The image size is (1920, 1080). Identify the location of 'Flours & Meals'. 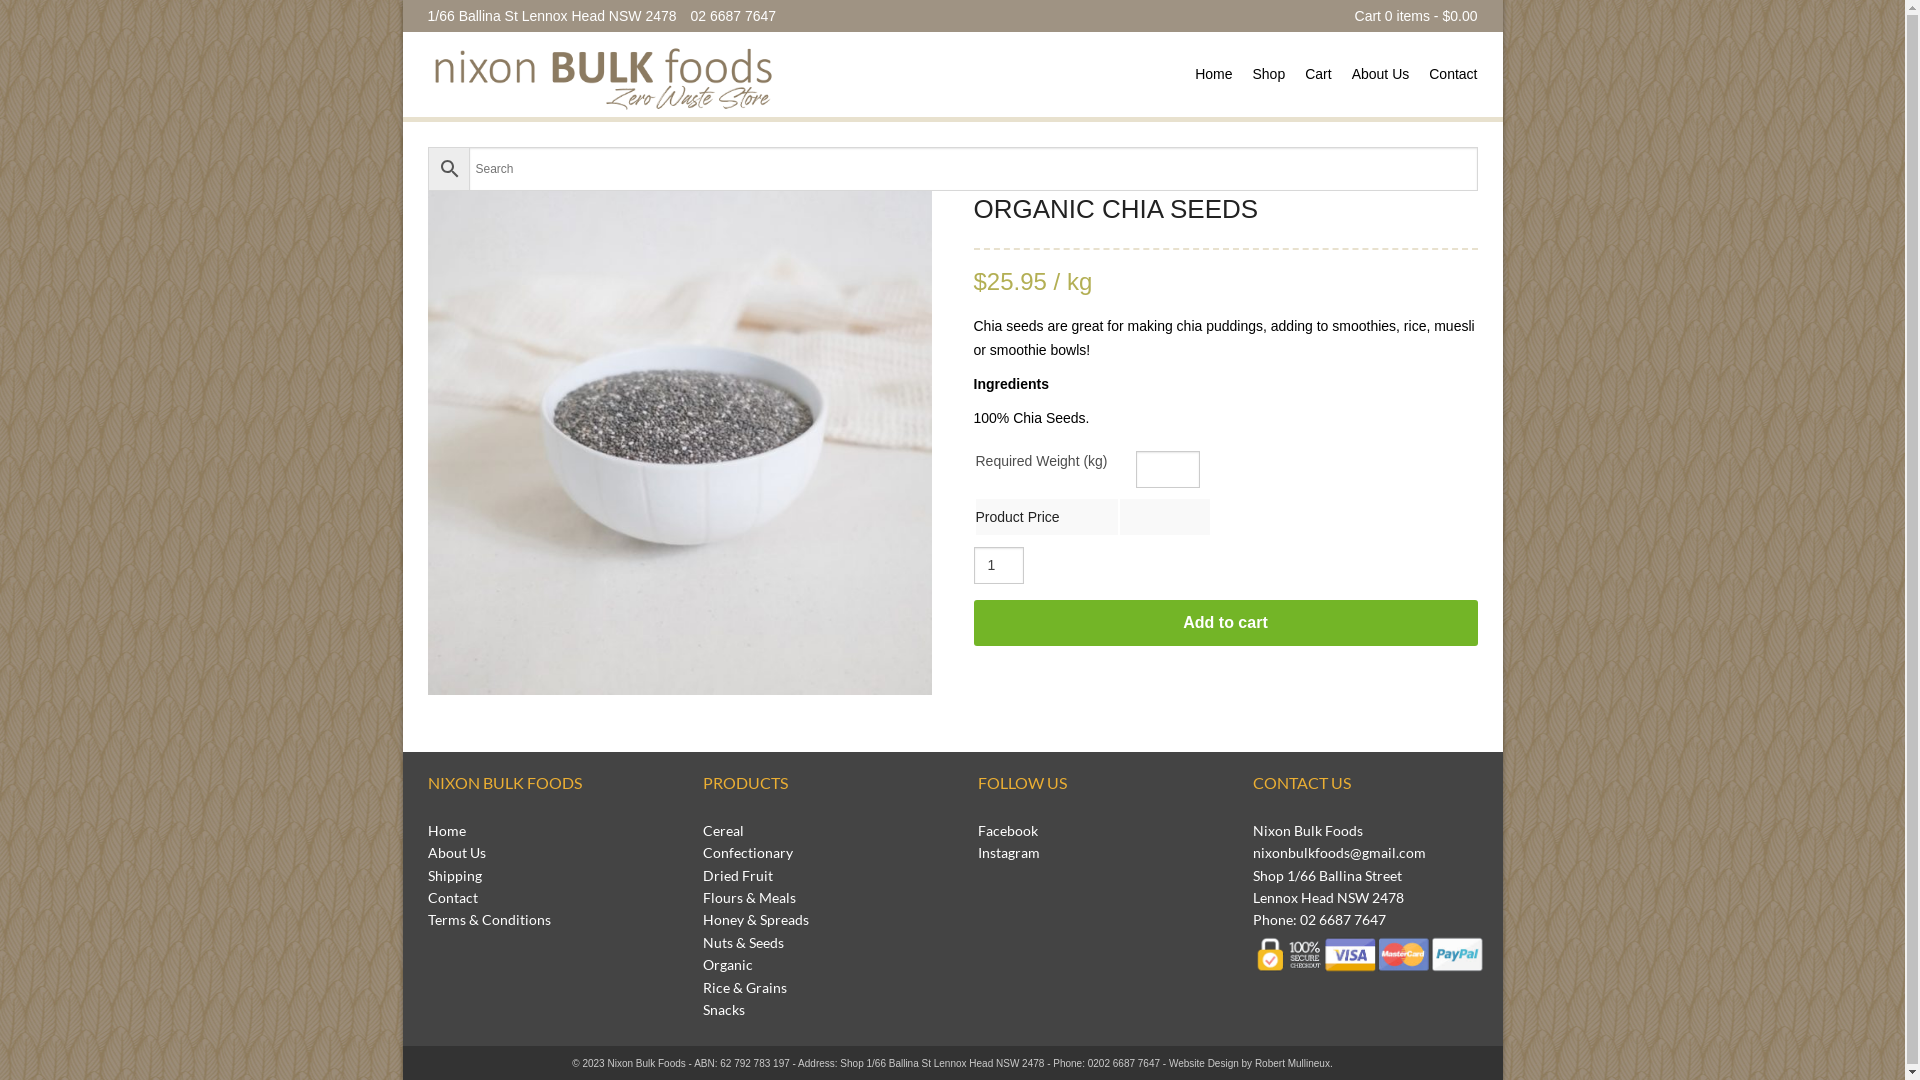
(701, 896).